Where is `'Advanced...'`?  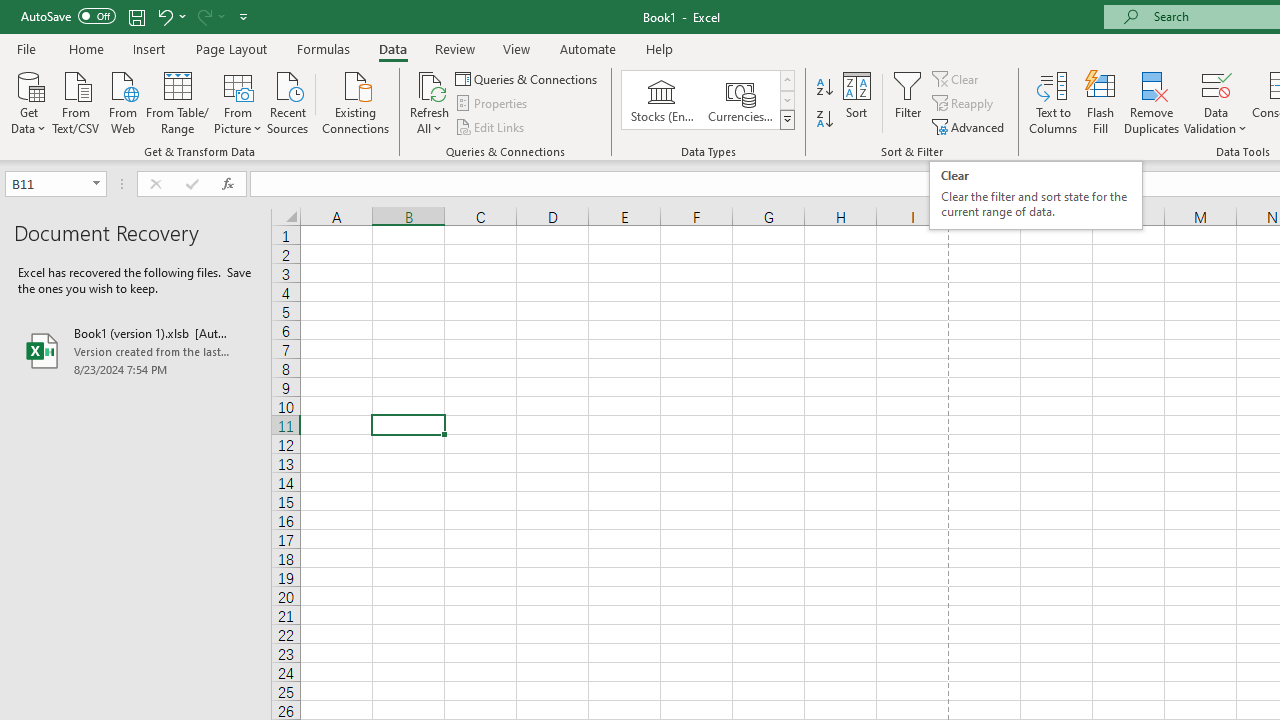
'Advanced...' is located at coordinates (970, 127).